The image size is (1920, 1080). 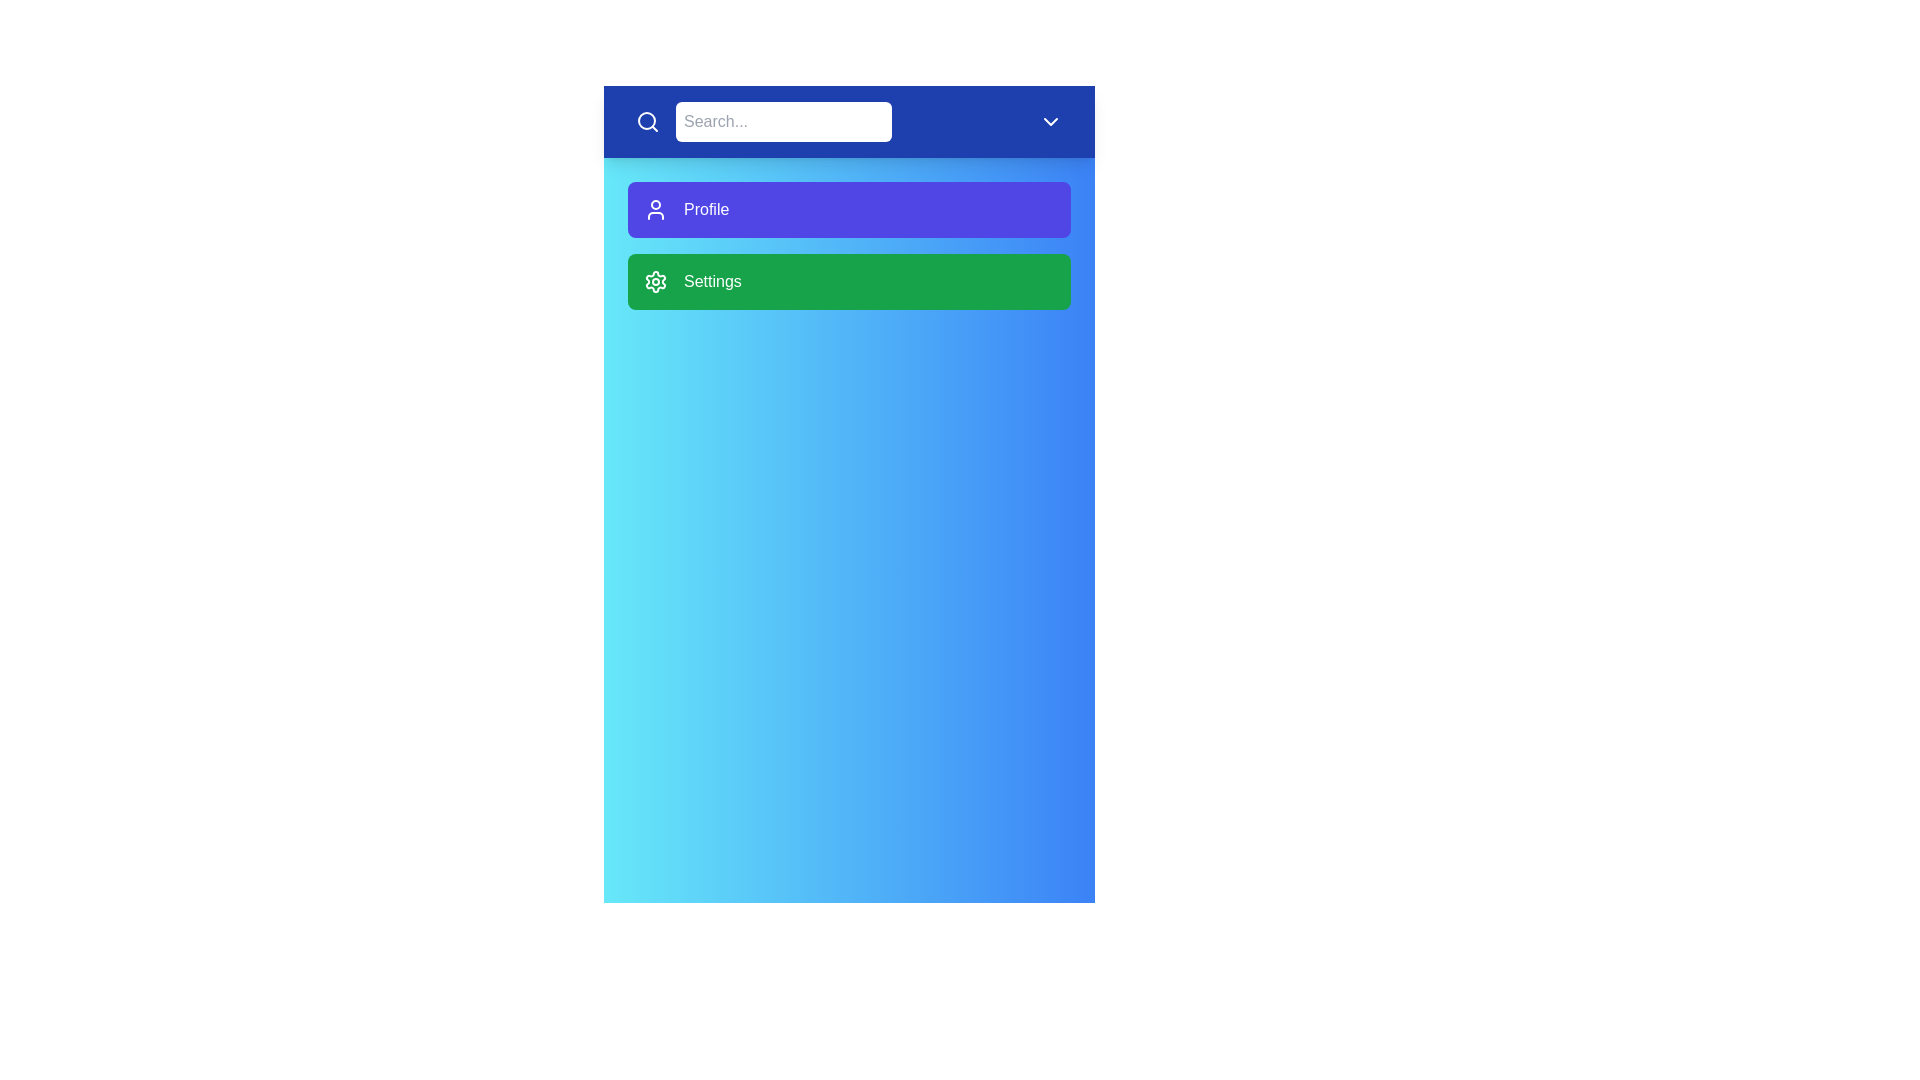 I want to click on the 'Settings' menu item to open the settings page, so click(x=849, y=281).